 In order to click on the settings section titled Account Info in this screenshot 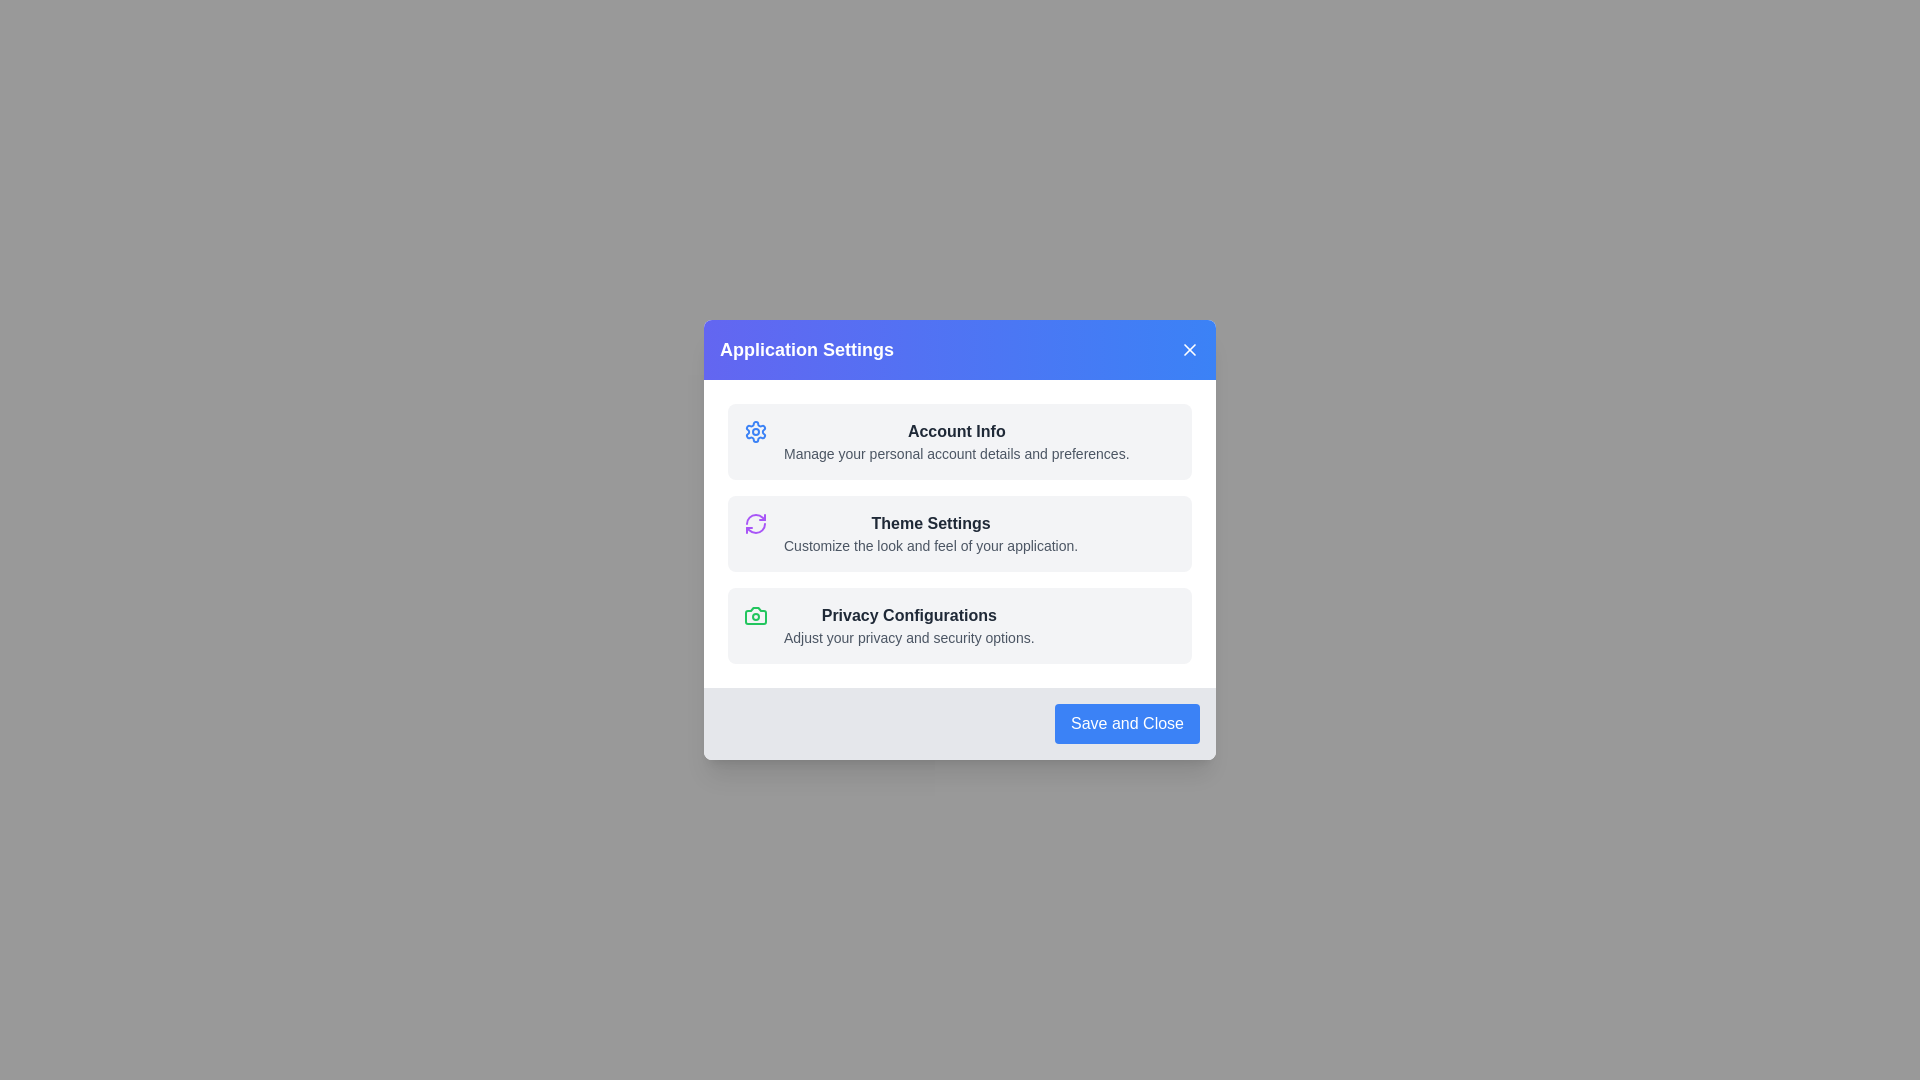, I will do `click(960, 441)`.